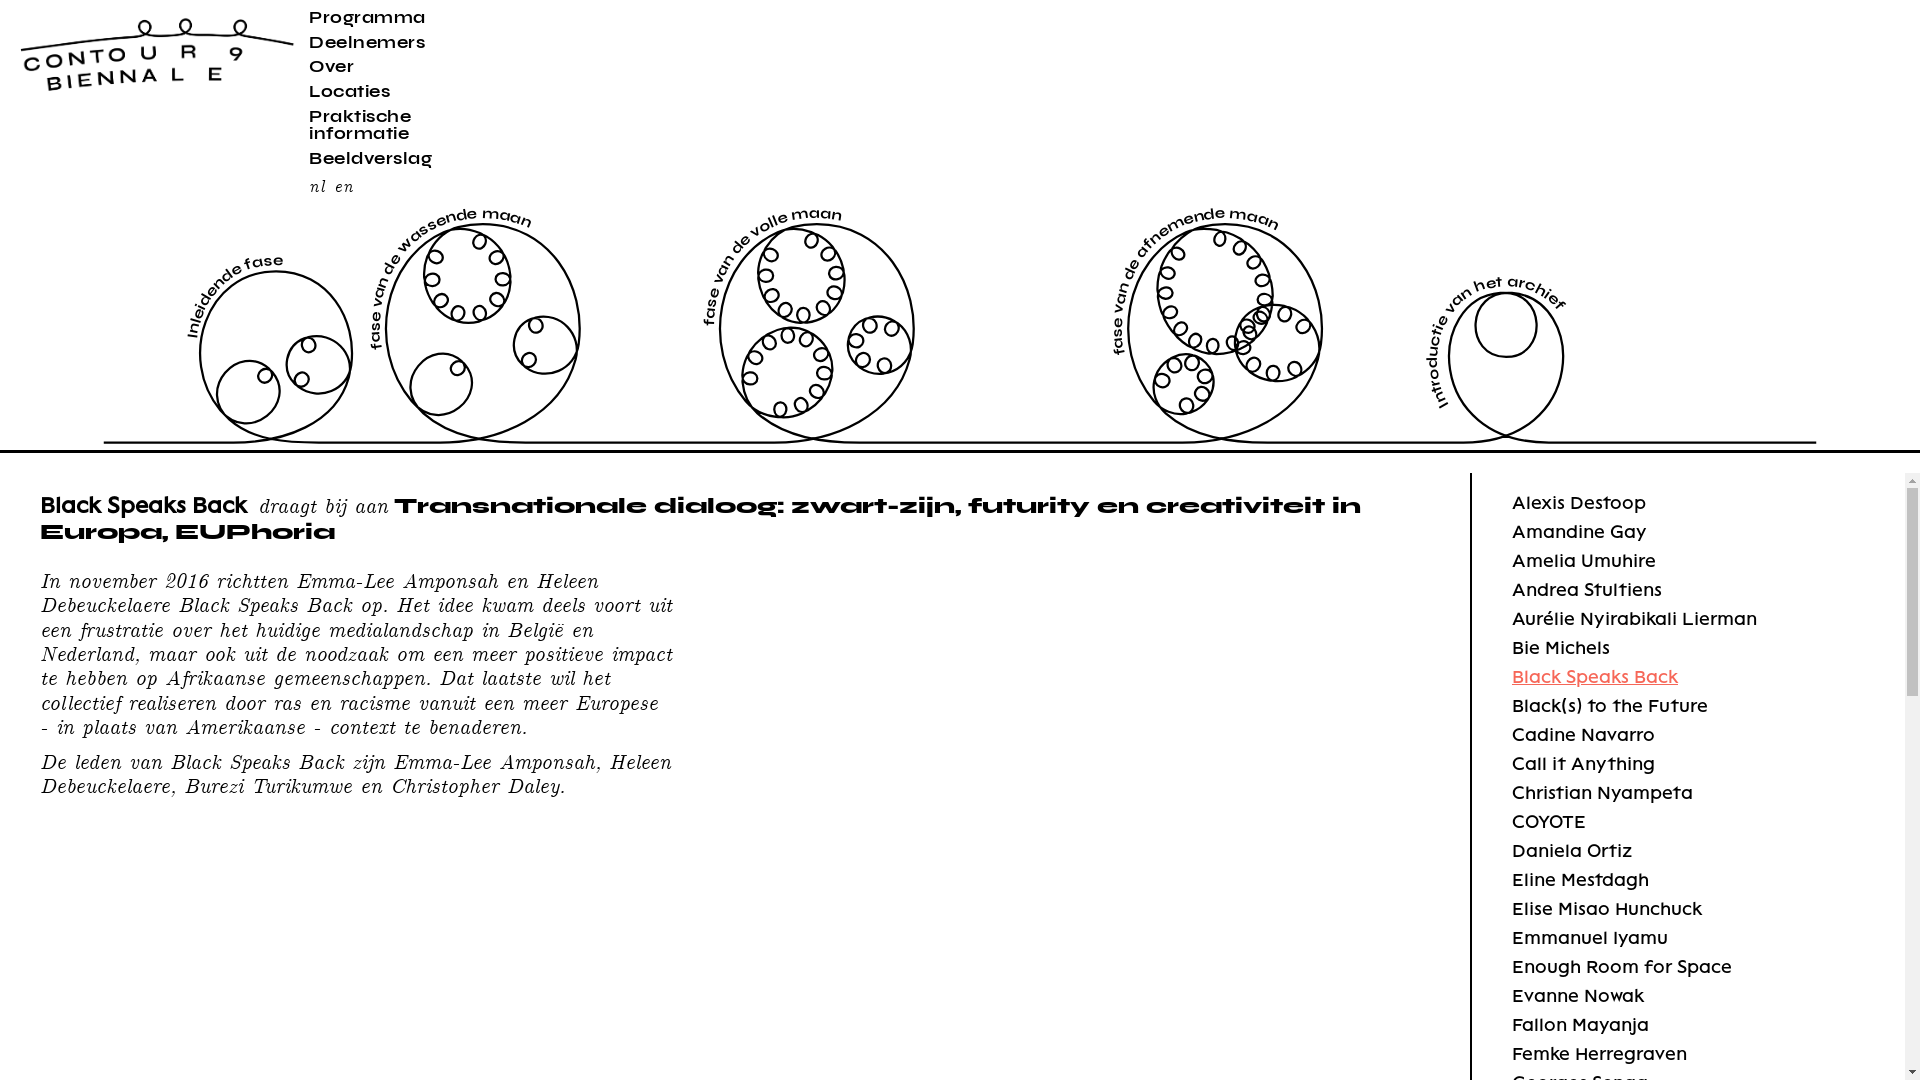 The height and width of the screenshot is (1080, 1920). What do you see at coordinates (1512, 763) in the screenshot?
I see `'Call it Anything'` at bounding box center [1512, 763].